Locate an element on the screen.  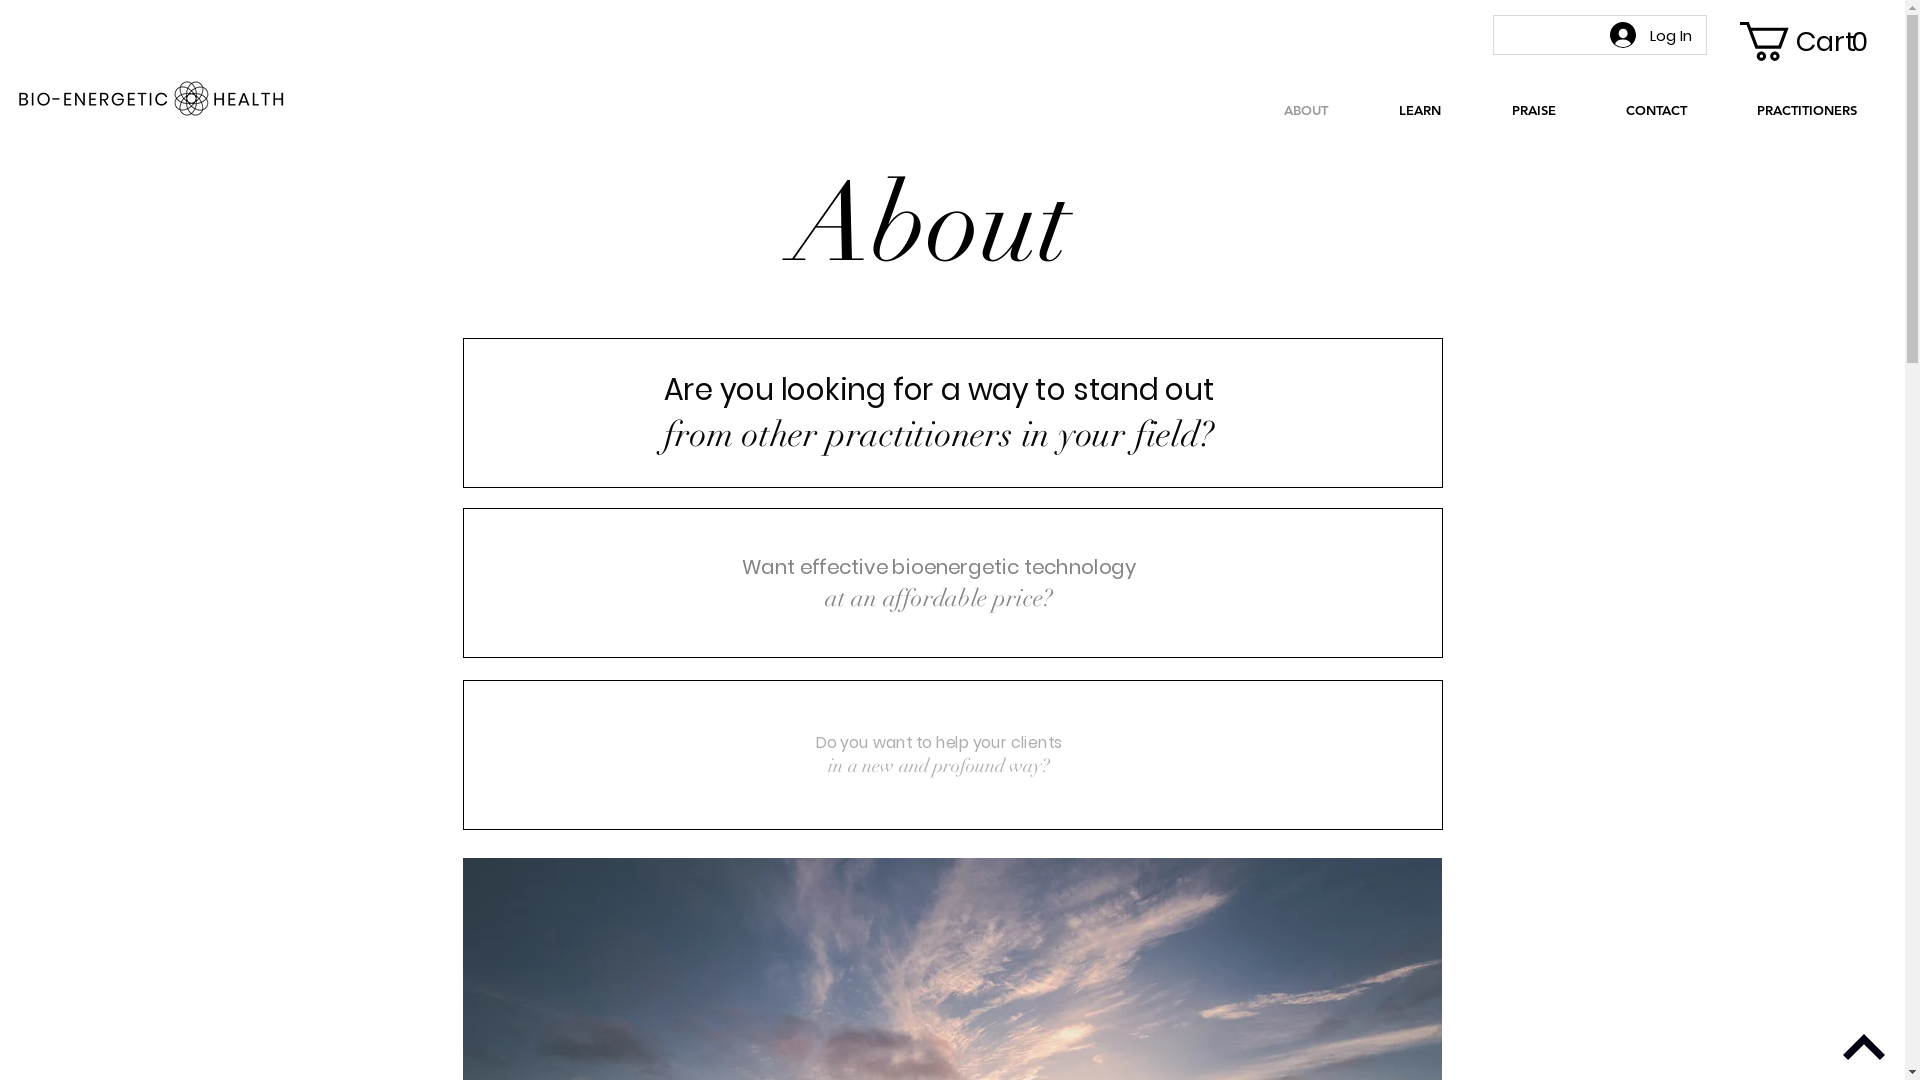
'LEARN' is located at coordinates (1418, 110).